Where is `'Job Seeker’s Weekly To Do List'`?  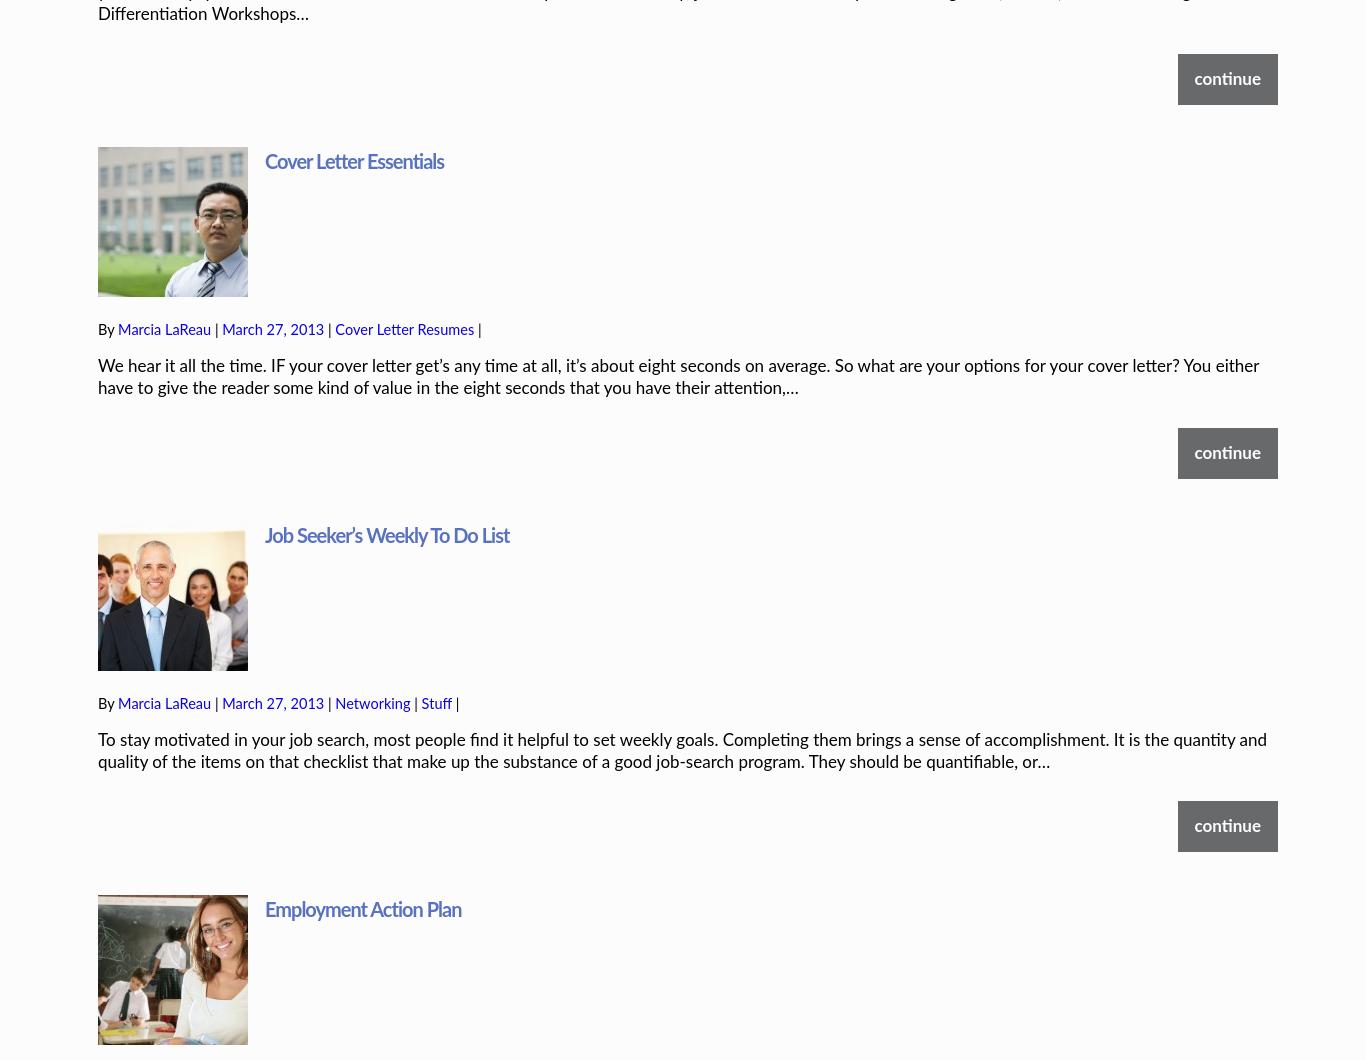 'Job Seeker’s Weekly To Do List' is located at coordinates (385, 468).